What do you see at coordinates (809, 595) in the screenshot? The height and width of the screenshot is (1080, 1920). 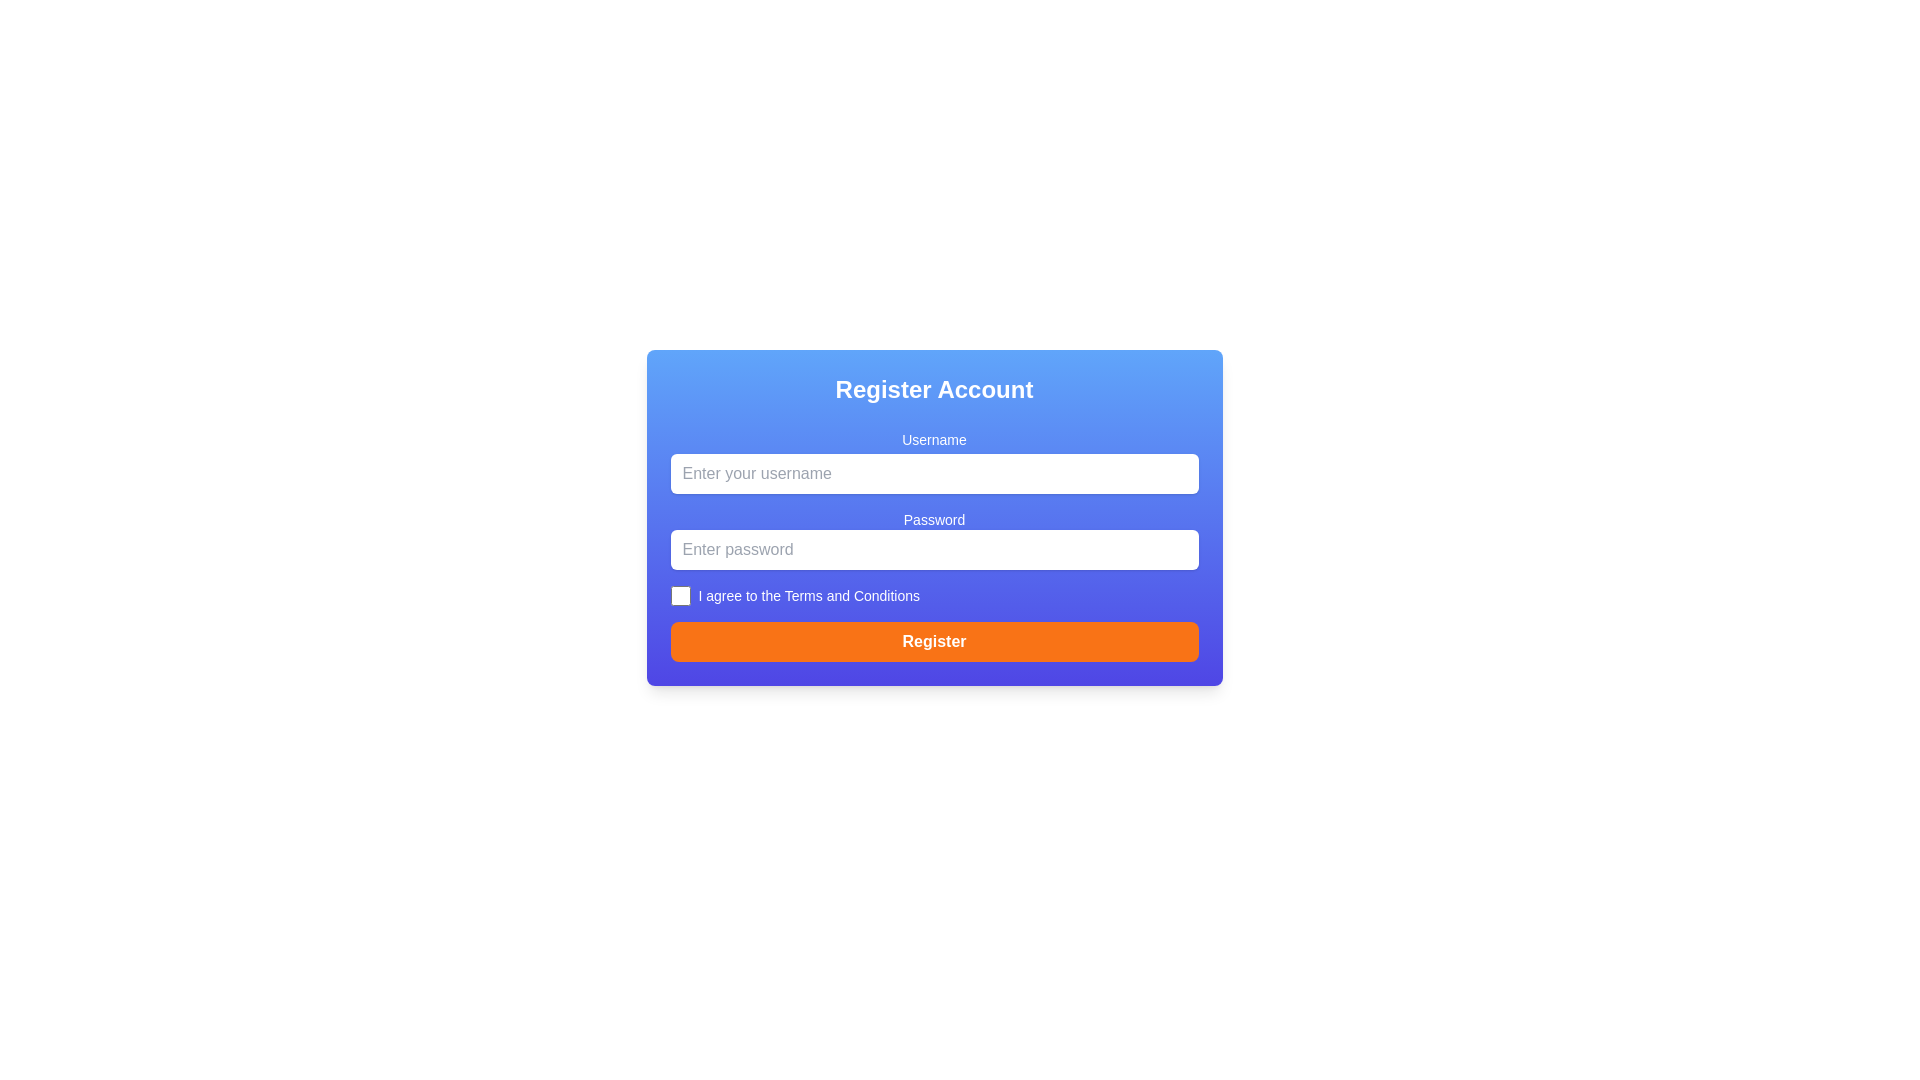 I see `text label that displays 'I agree to the Terms and Conditions', located below the password input field and above the 'Register' button` at bounding box center [809, 595].